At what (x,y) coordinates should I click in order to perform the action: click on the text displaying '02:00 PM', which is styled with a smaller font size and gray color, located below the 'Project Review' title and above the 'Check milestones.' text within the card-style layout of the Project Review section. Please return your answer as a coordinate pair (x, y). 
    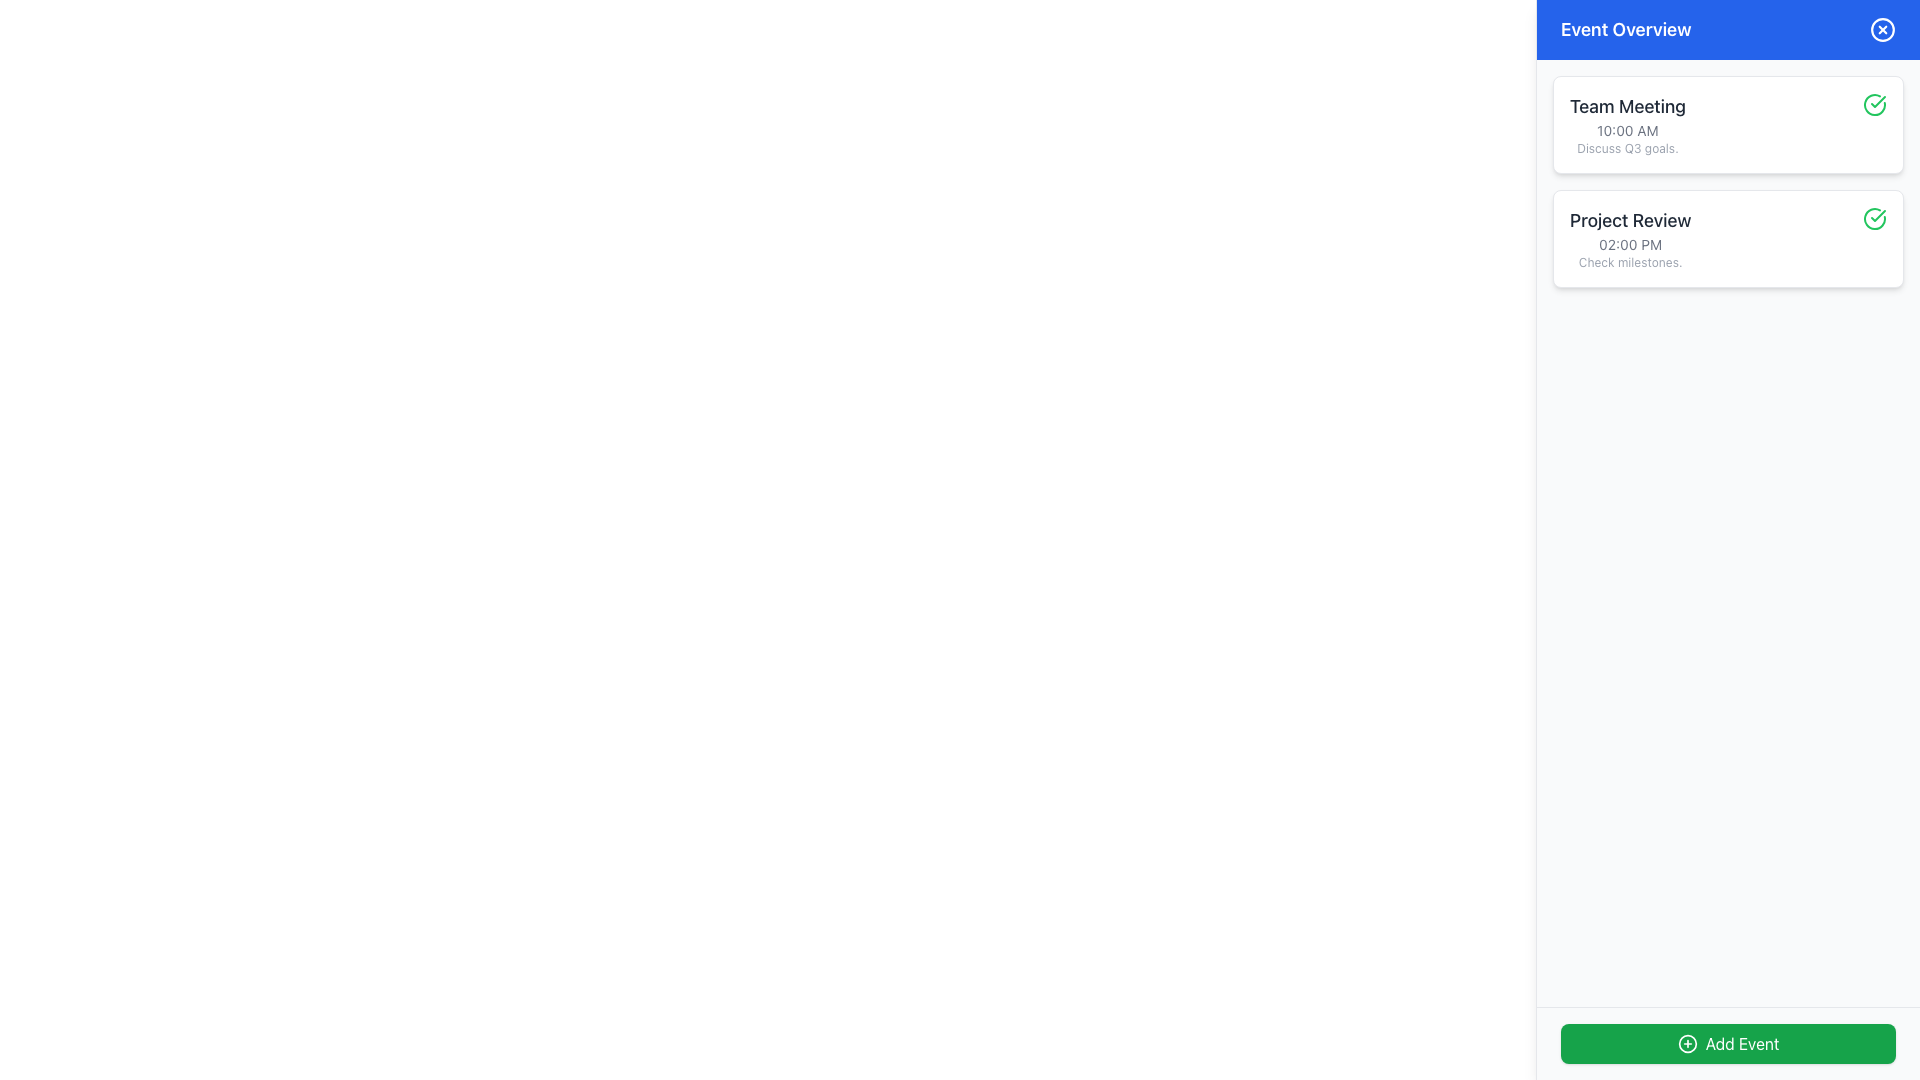
    Looking at the image, I should click on (1630, 244).